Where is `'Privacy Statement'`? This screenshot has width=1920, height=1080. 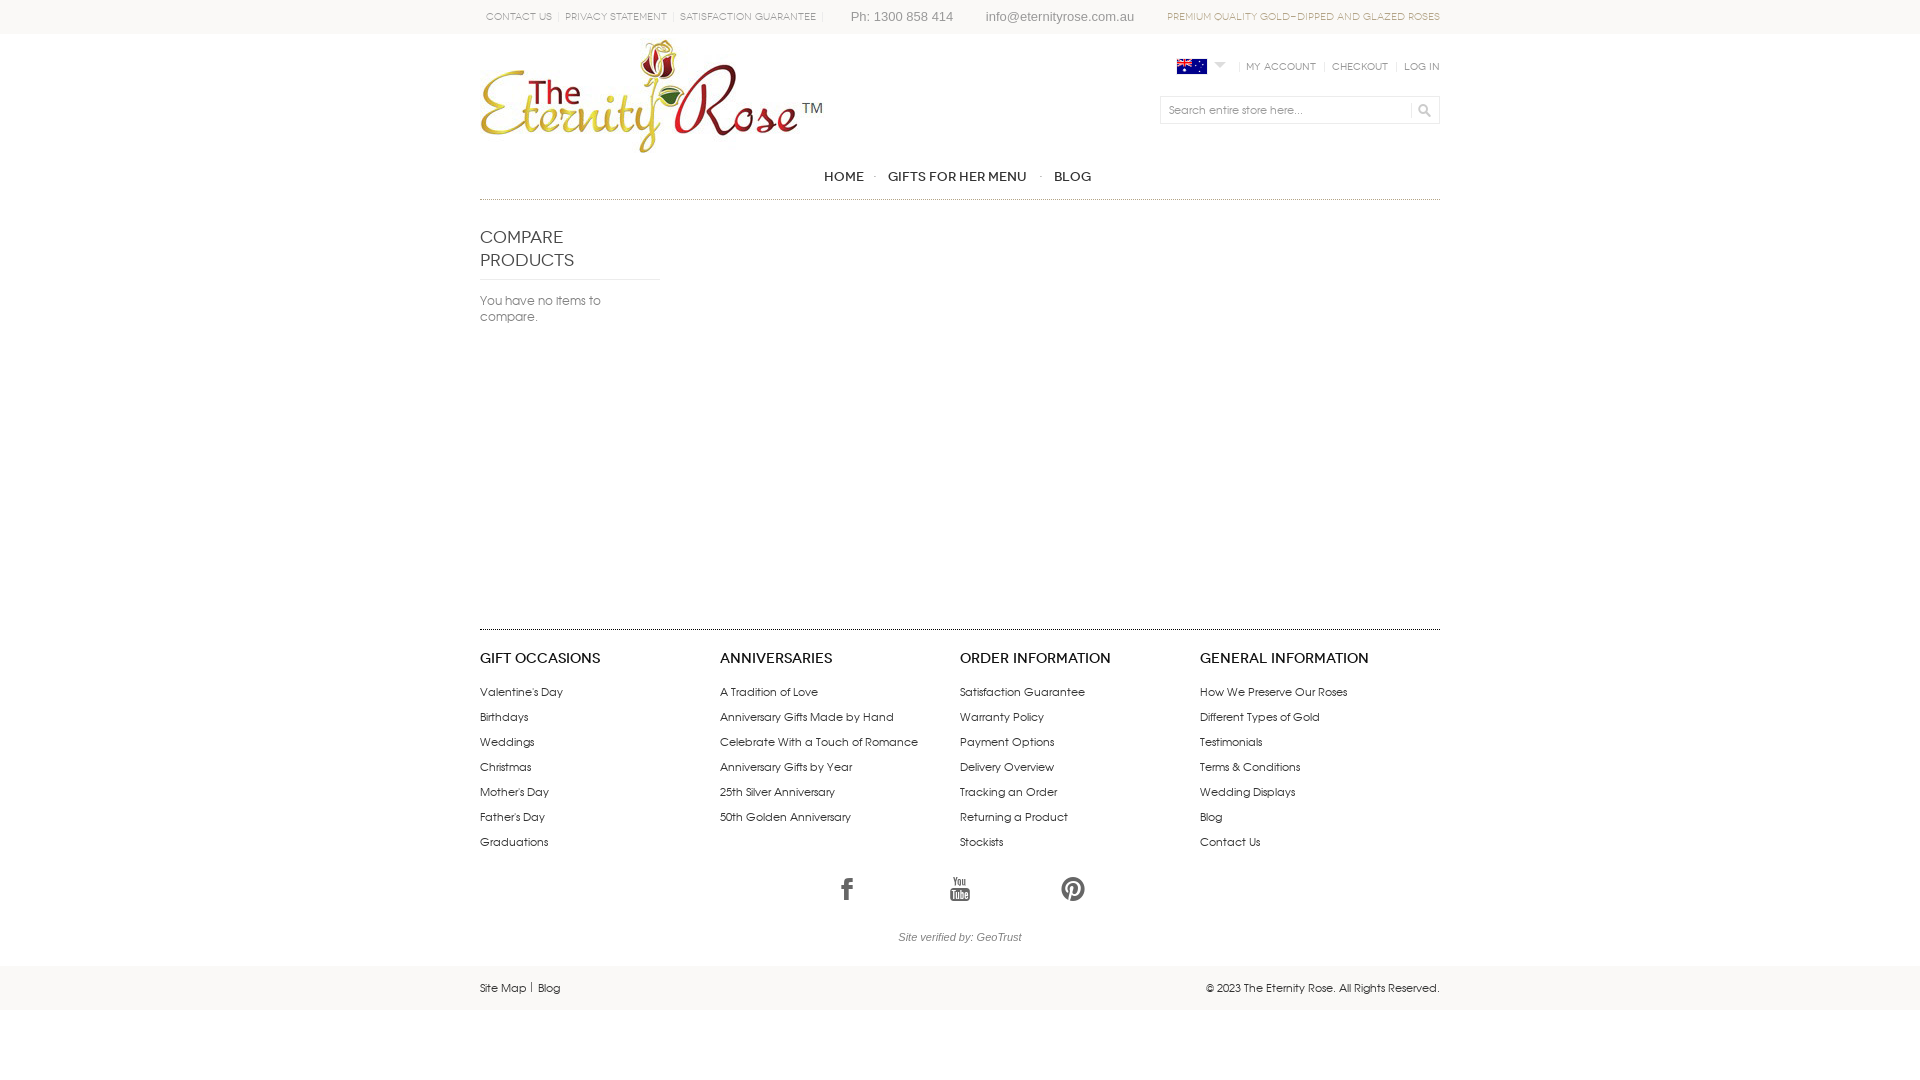
'Privacy Statement' is located at coordinates (614, 16).